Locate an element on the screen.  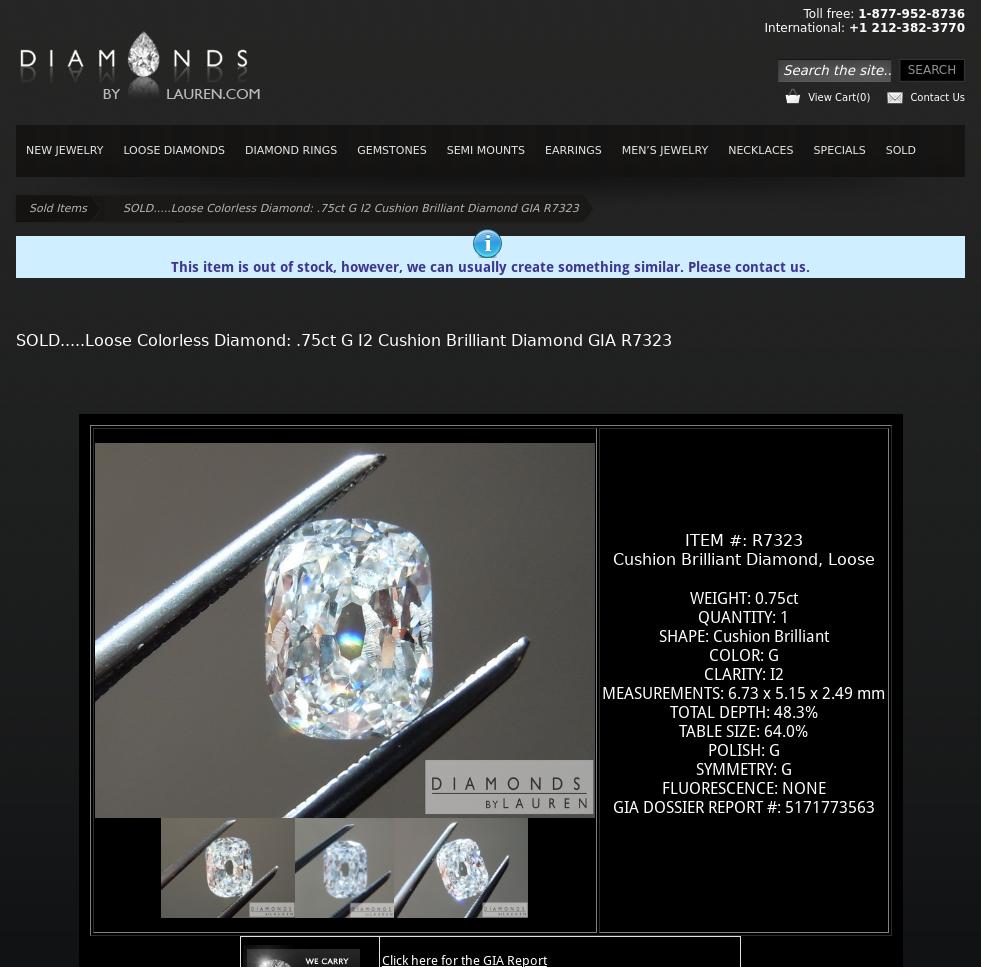
'TOTAL DEPTH: 48.3%' is located at coordinates (743, 710).